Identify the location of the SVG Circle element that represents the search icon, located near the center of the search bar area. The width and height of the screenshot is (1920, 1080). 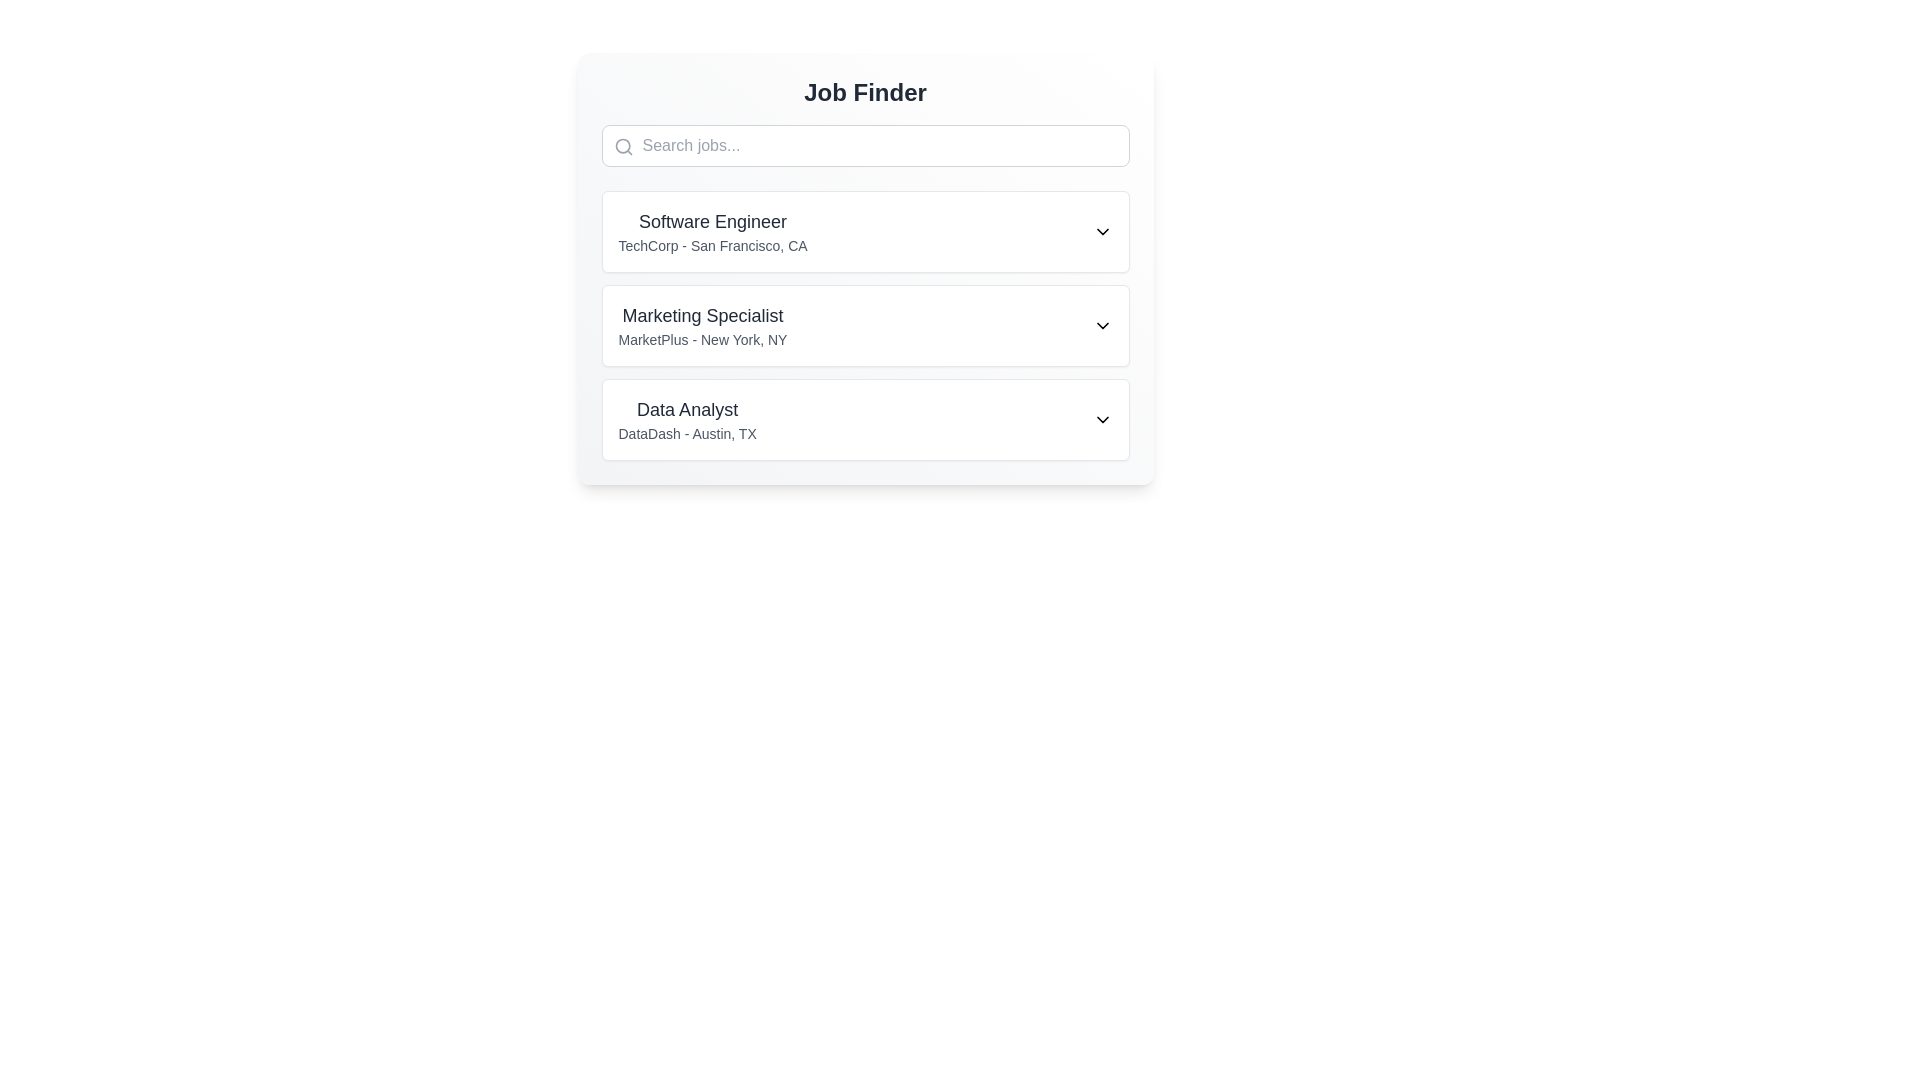
(621, 145).